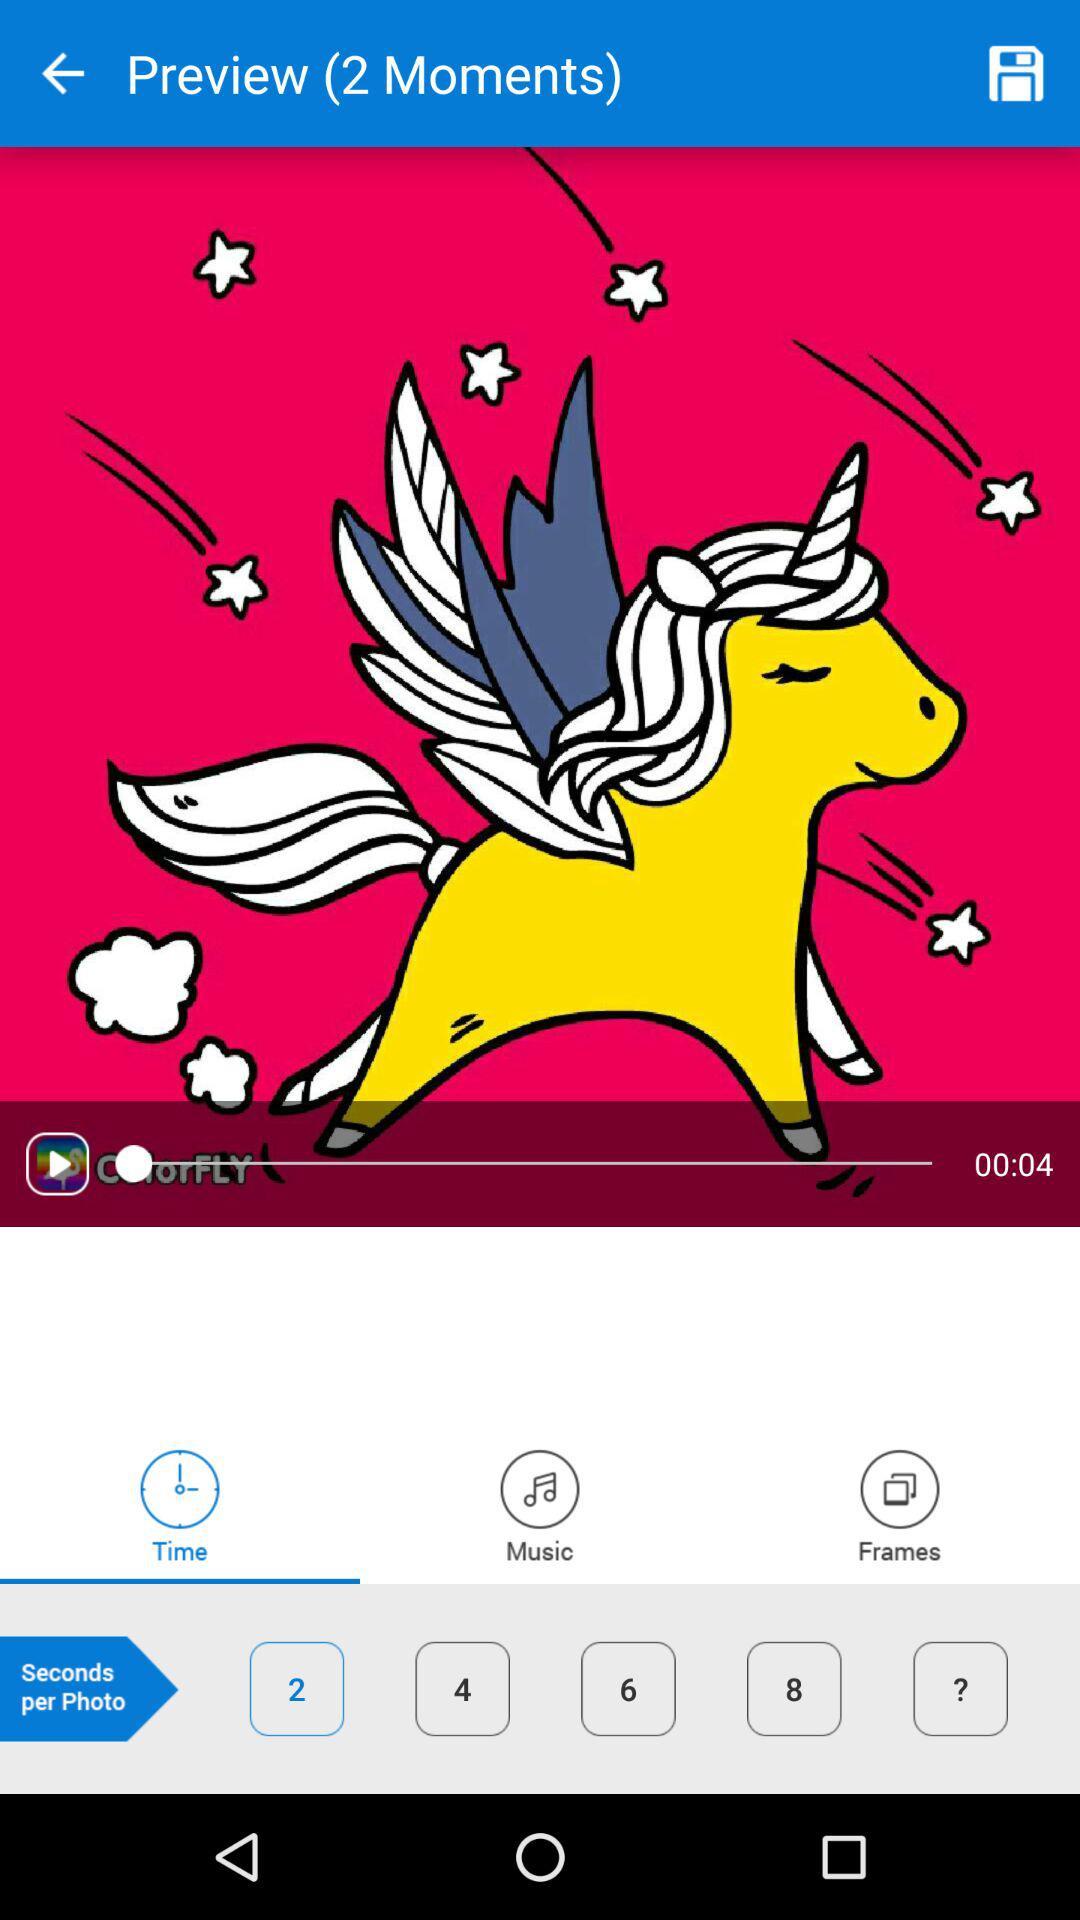 The image size is (1080, 1920). What do you see at coordinates (56, 1163) in the screenshot?
I see `media` at bounding box center [56, 1163].